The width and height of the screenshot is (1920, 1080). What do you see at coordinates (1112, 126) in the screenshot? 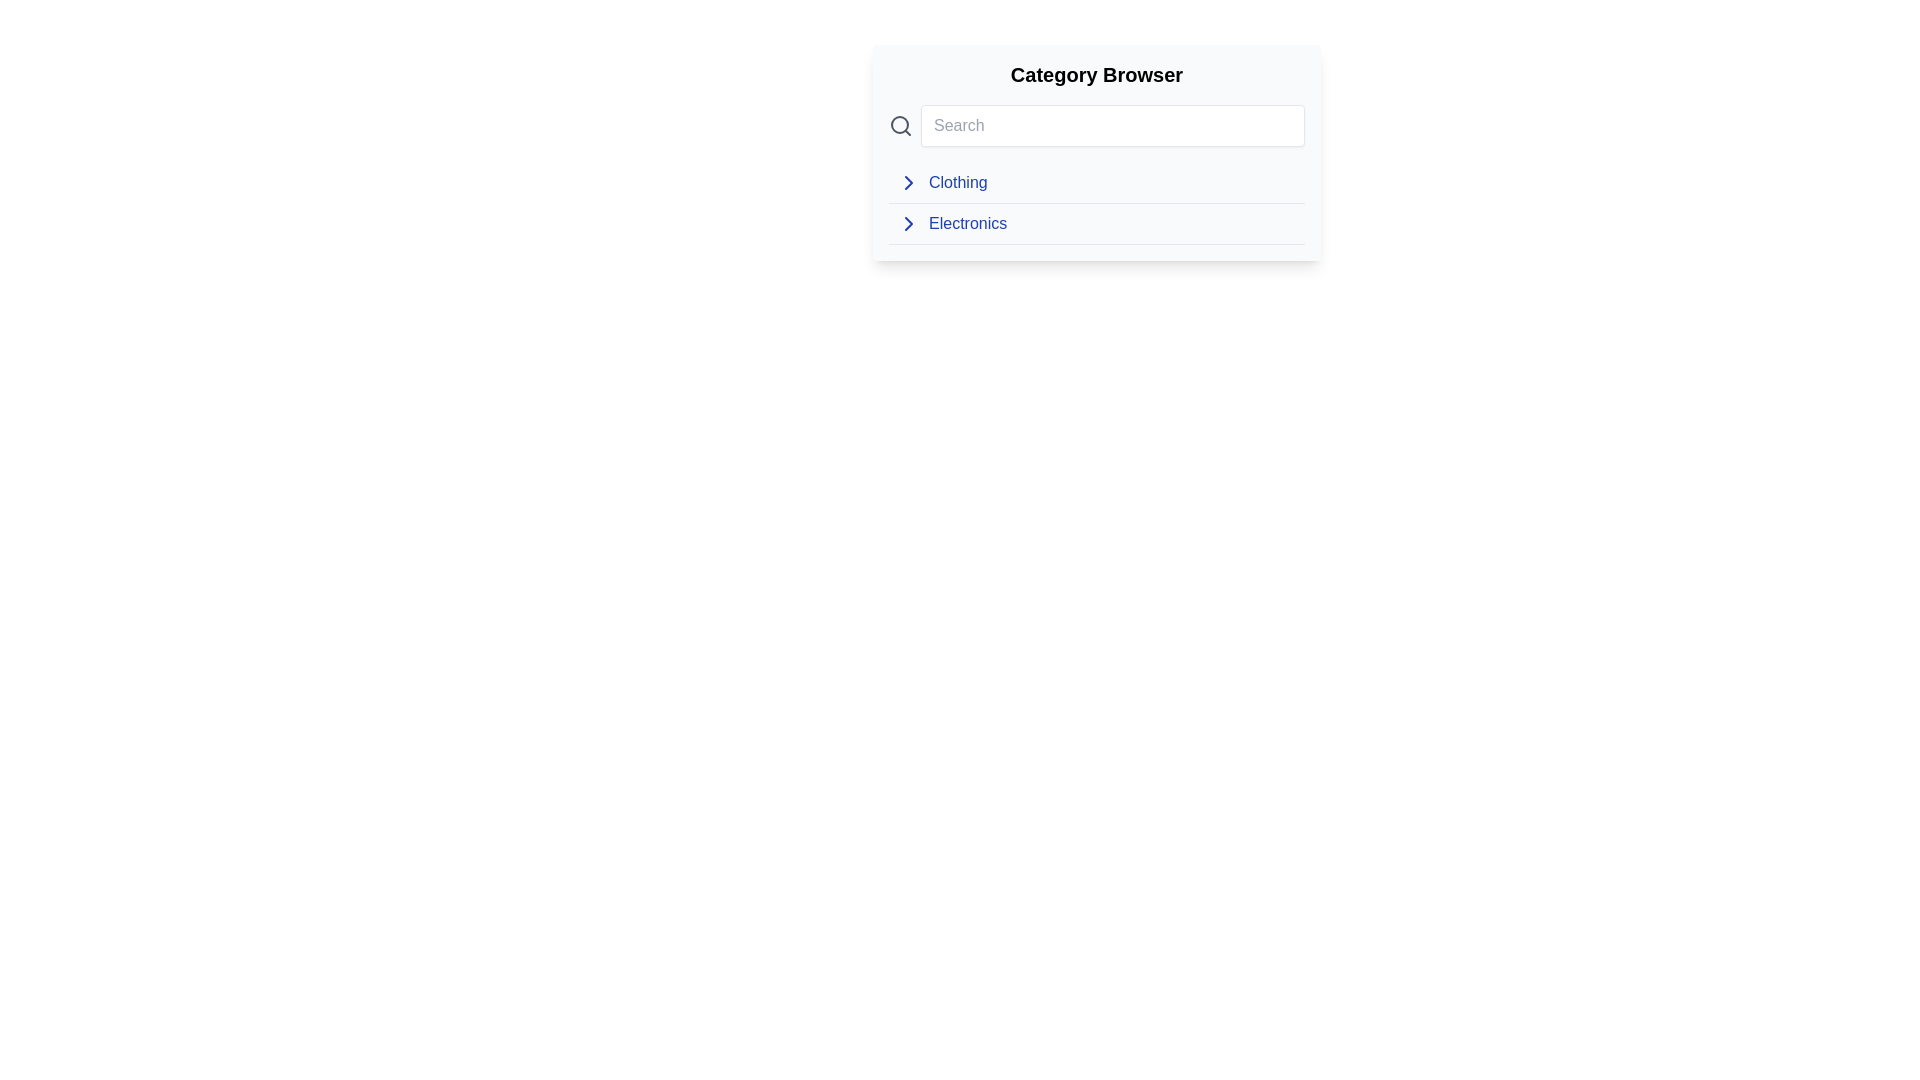
I see `the search input box located within the 'Category Browser' section` at bounding box center [1112, 126].